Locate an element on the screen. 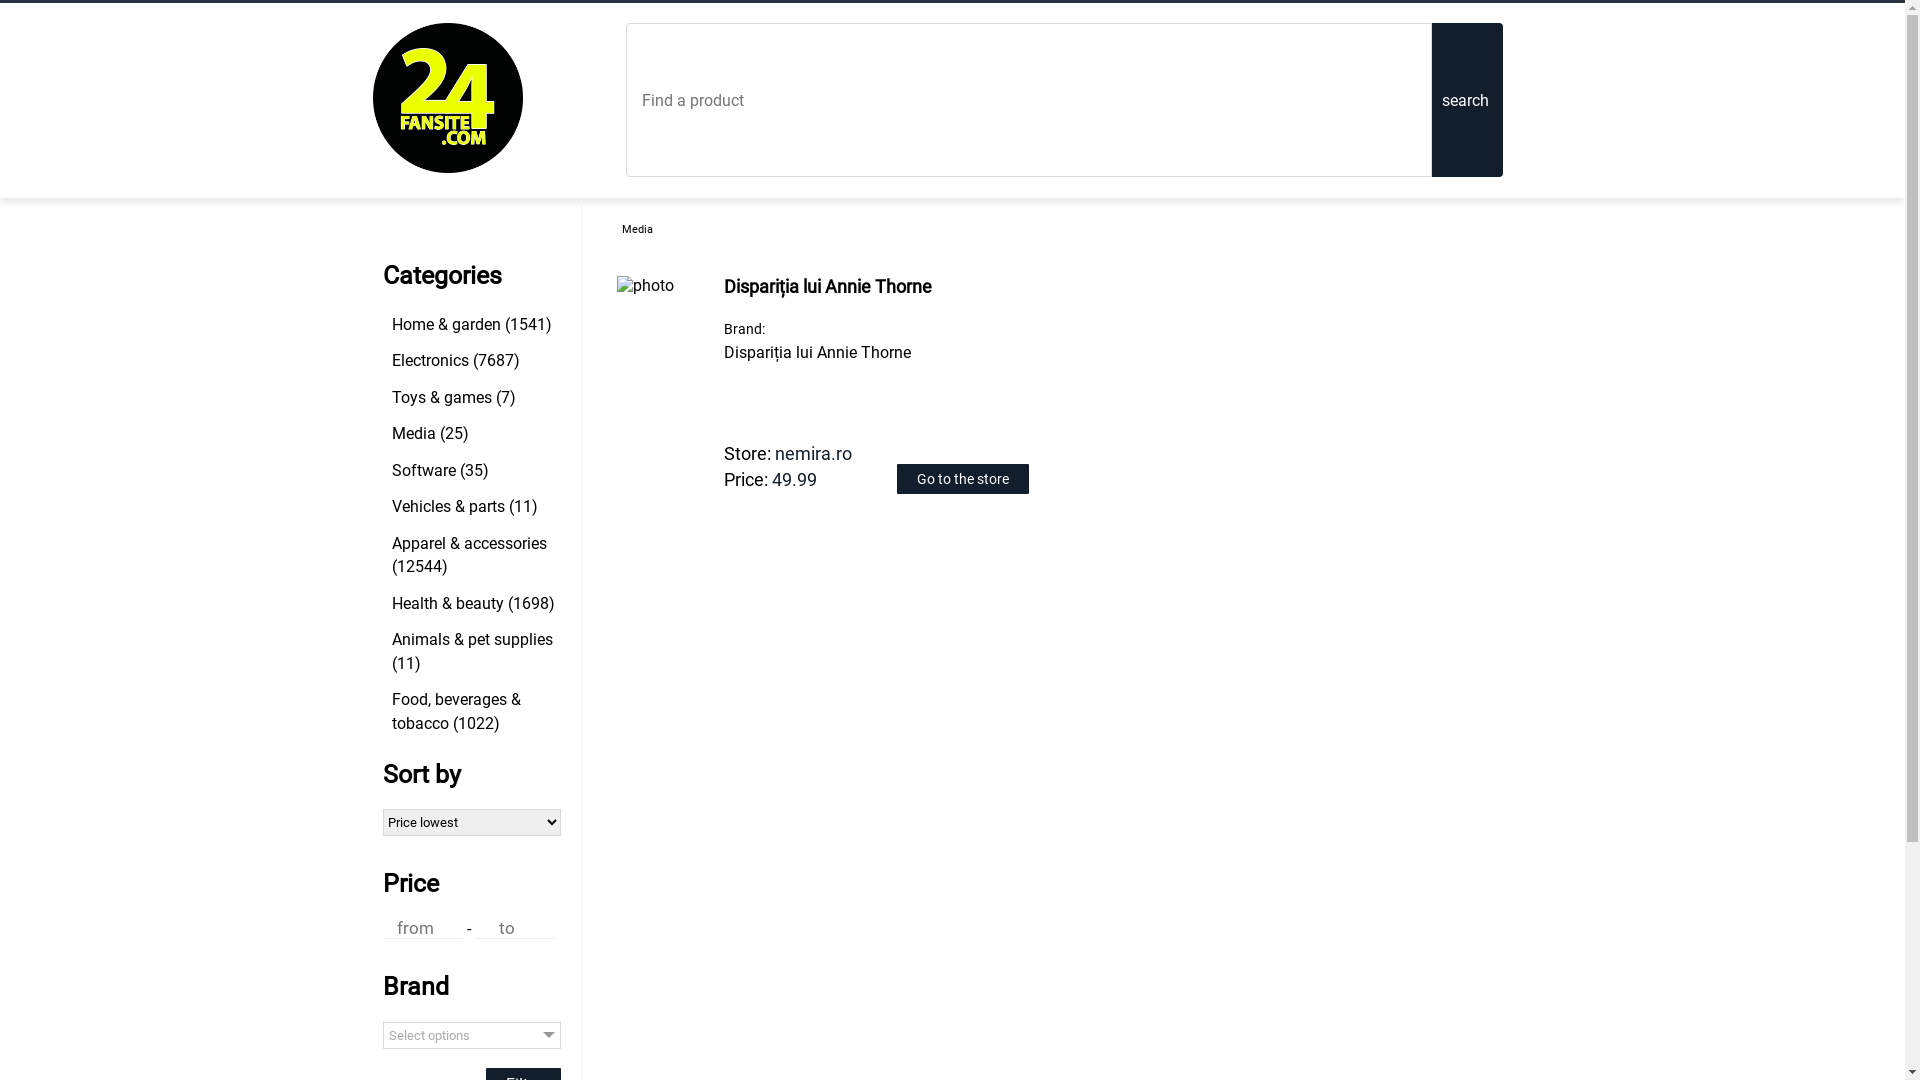 The height and width of the screenshot is (1080, 1920). 'Vehicles & parts (11)' is located at coordinates (388, 505).